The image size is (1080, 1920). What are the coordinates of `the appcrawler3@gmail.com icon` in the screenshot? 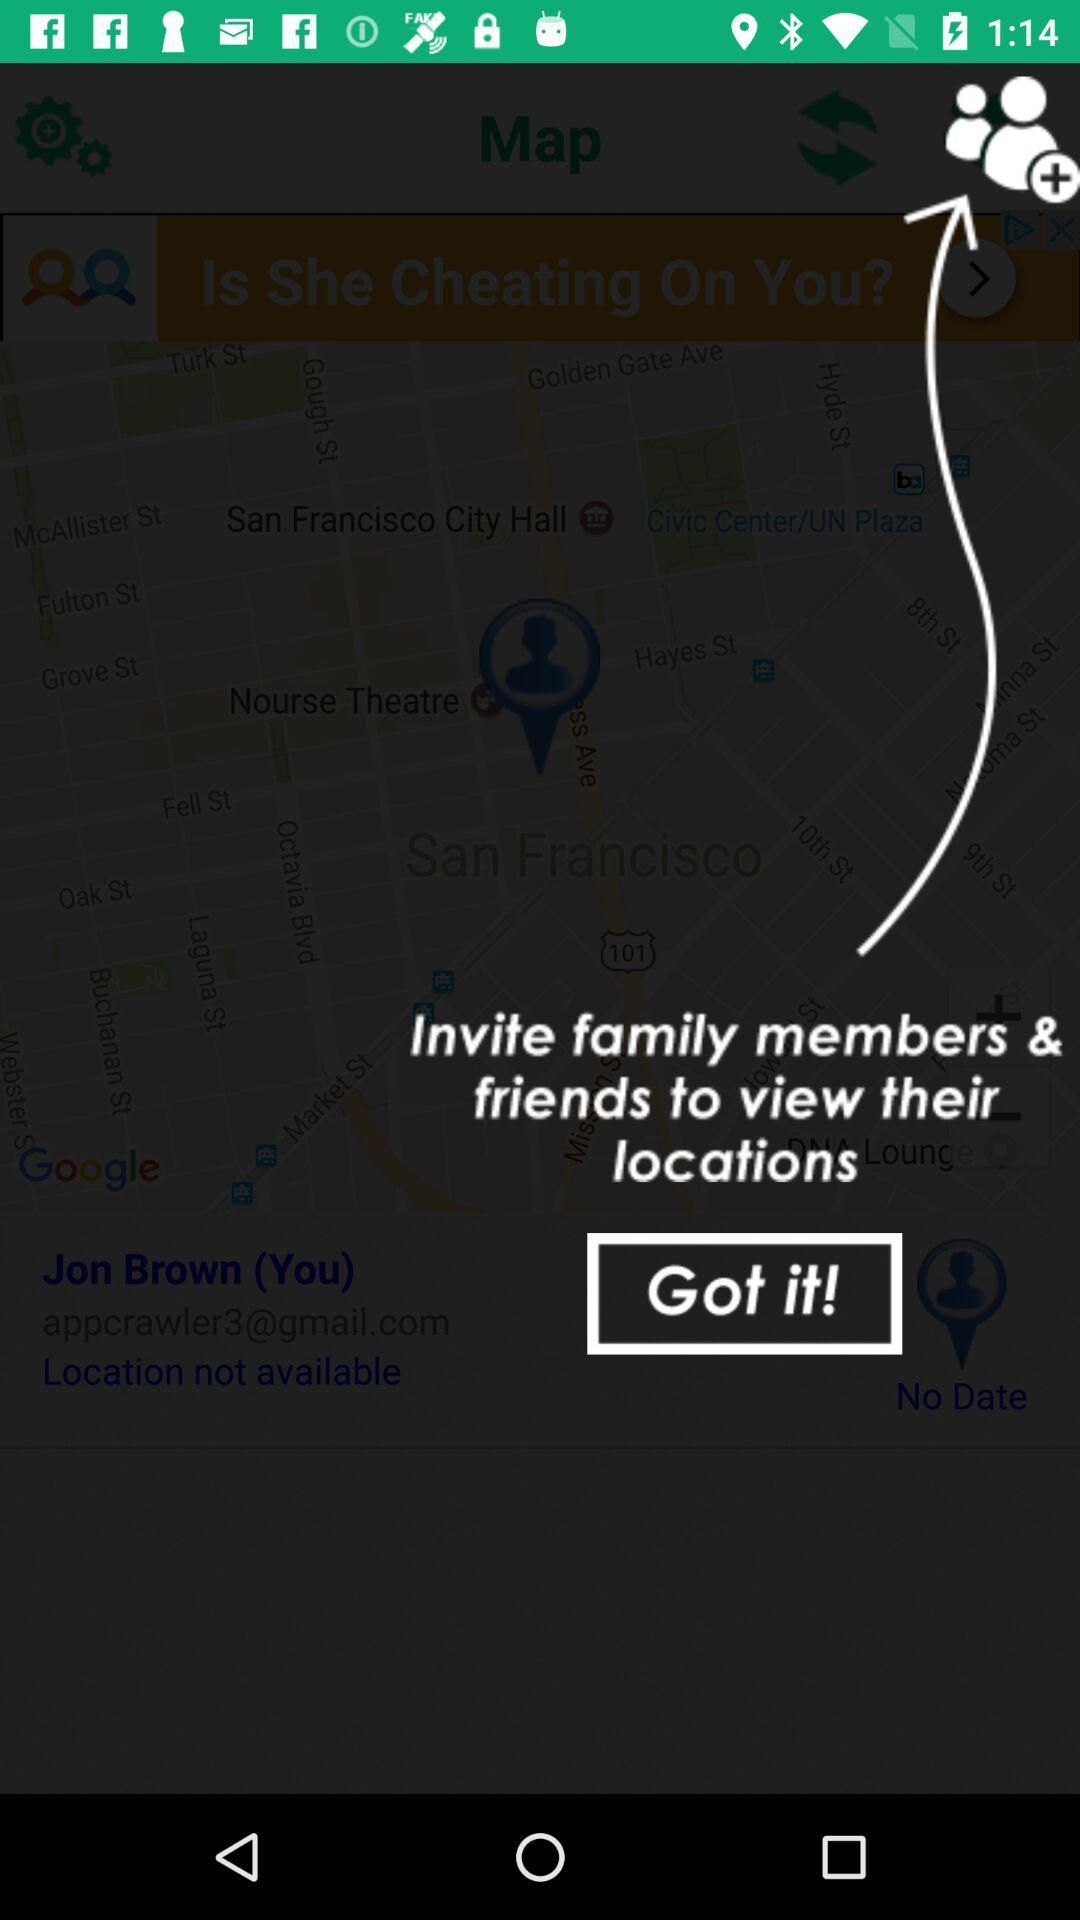 It's located at (437, 1320).